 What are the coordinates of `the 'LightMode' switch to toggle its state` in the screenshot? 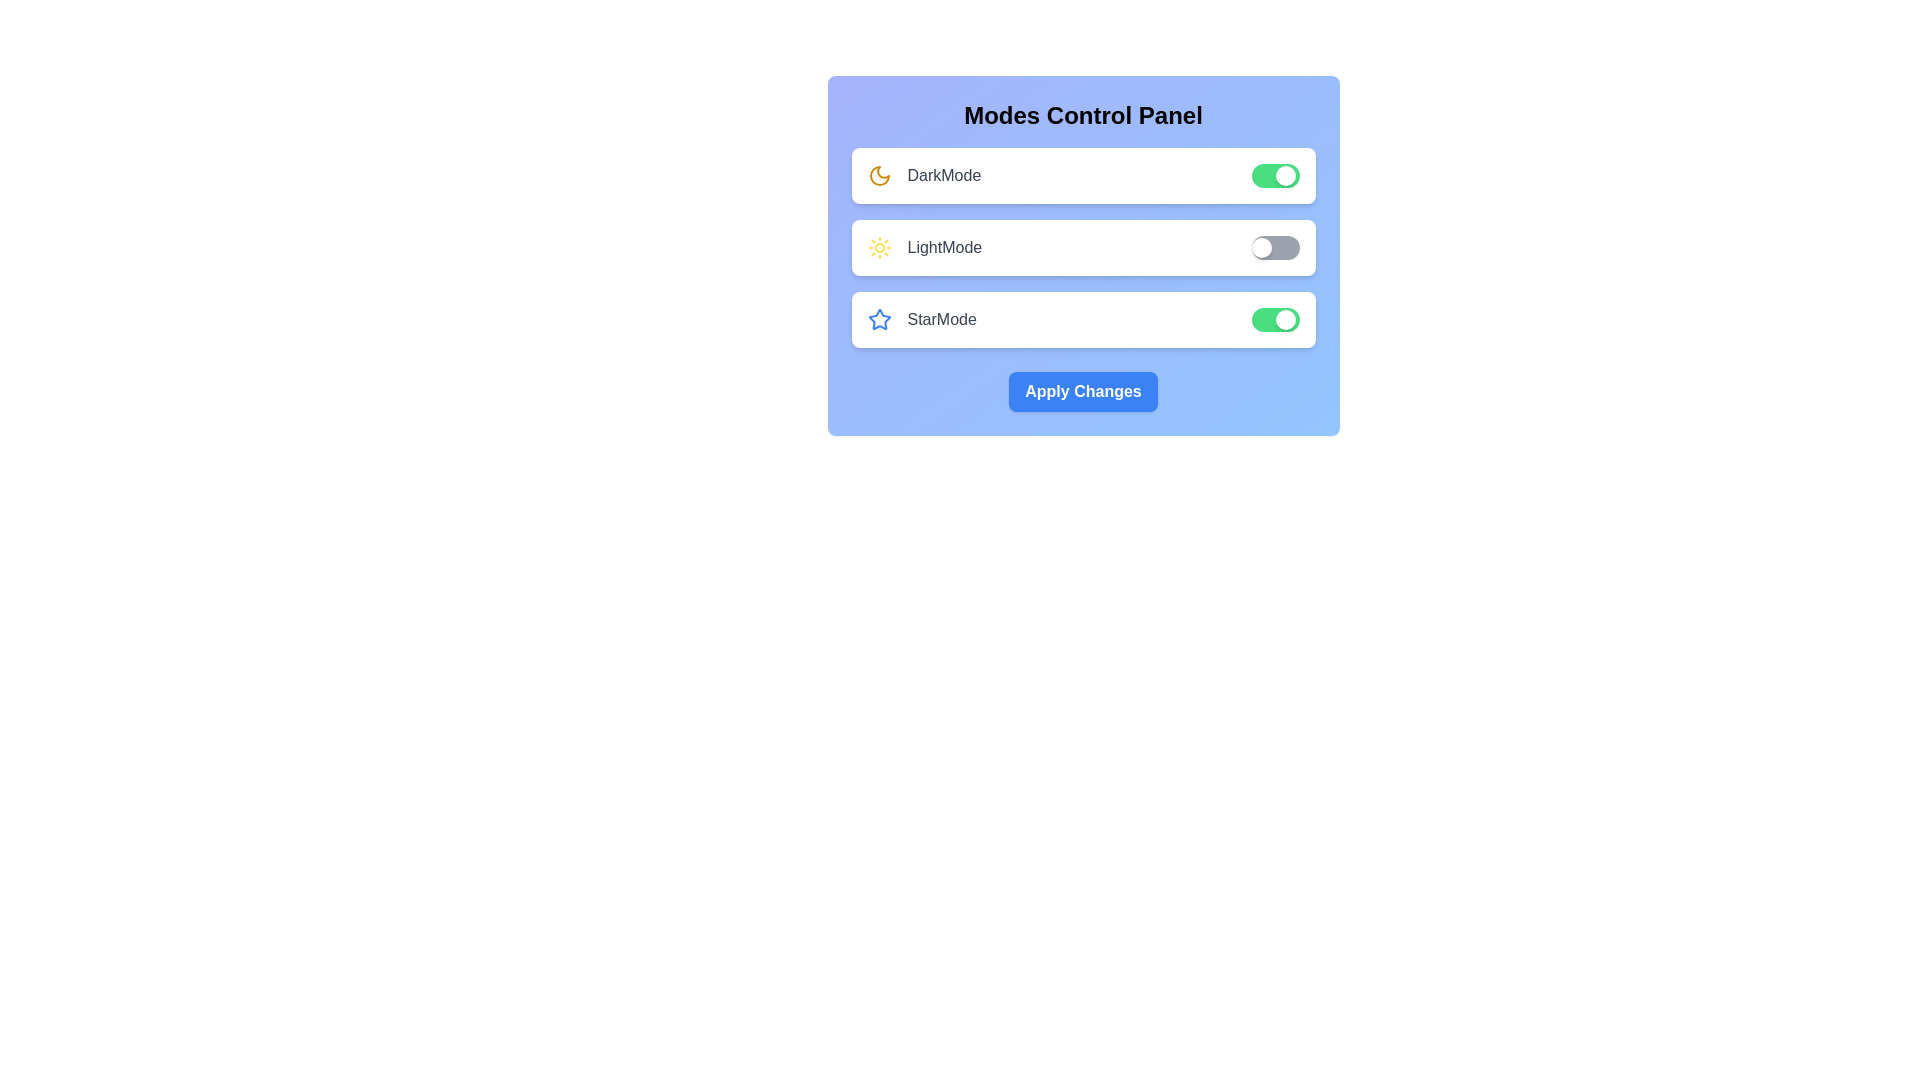 It's located at (1274, 246).